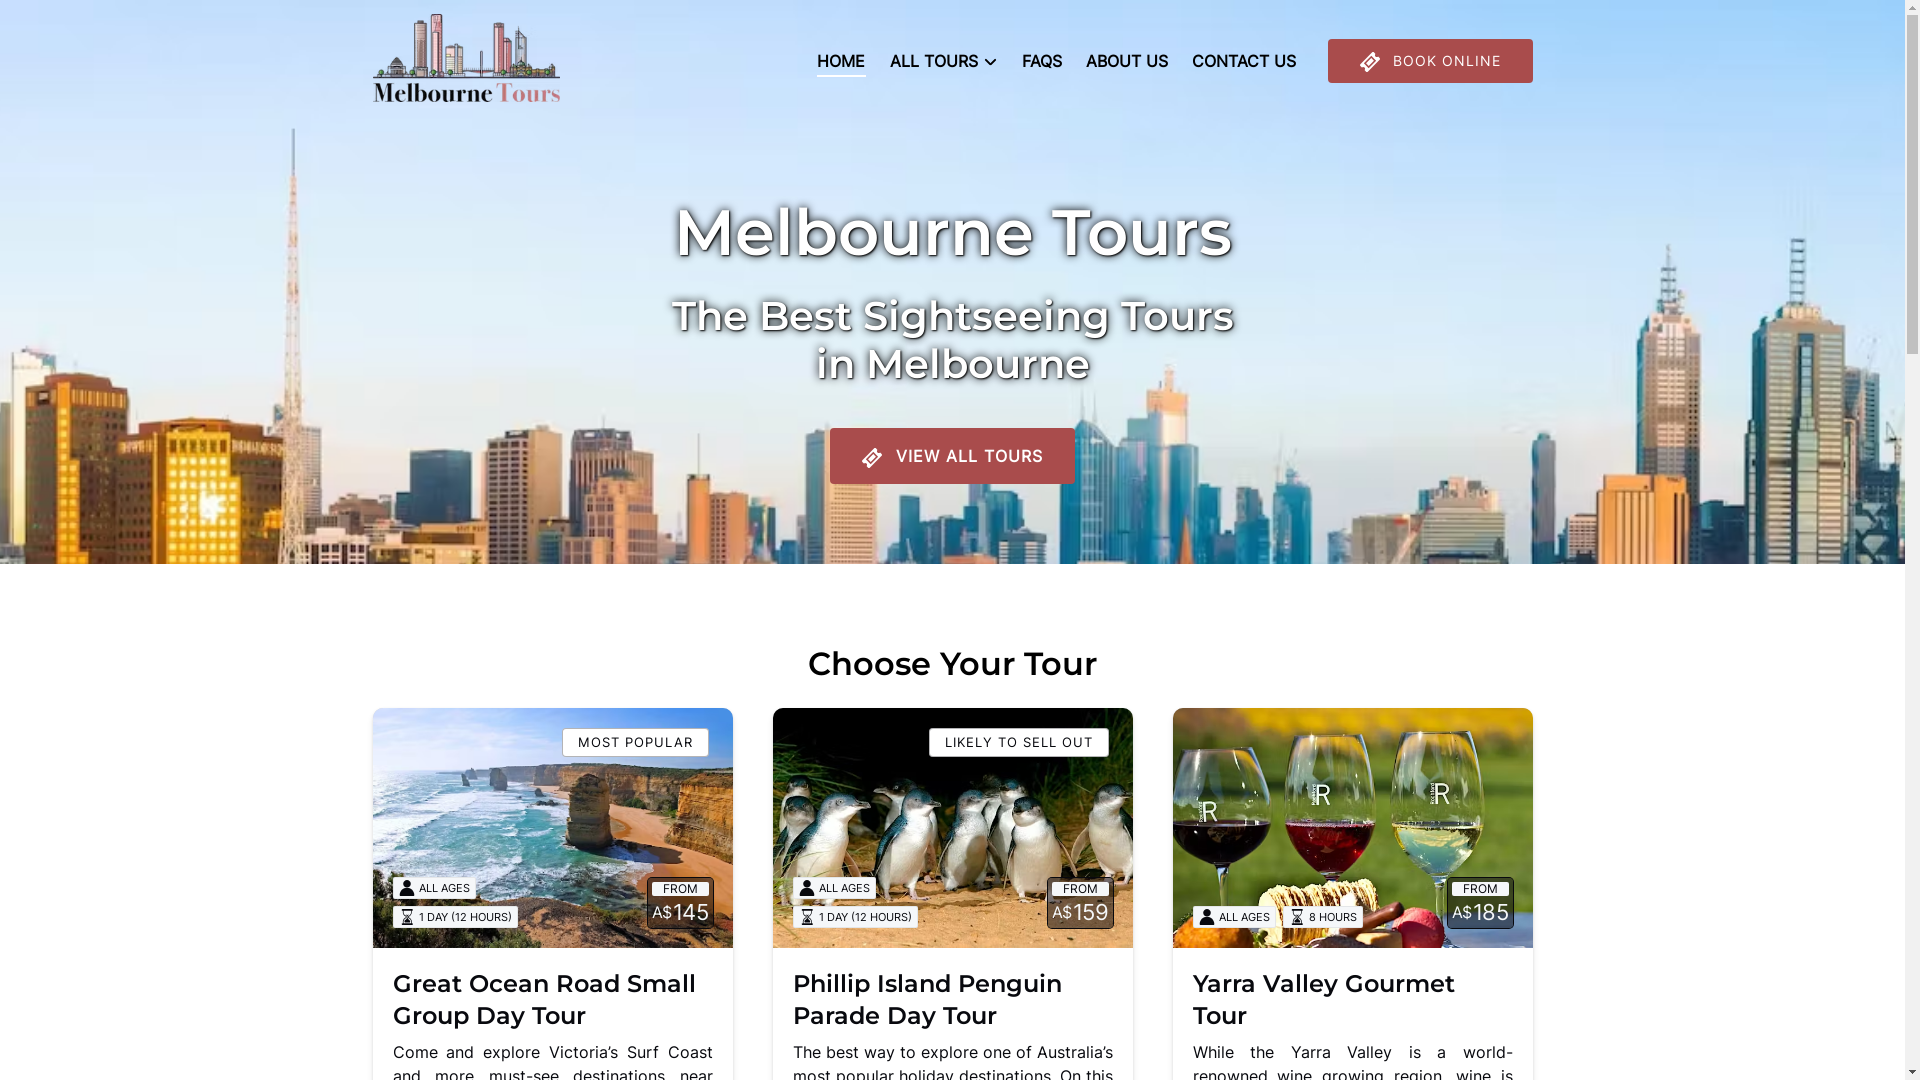 The width and height of the screenshot is (1920, 1080). Describe the element at coordinates (1352, 828) in the screenshot. I see `'FROM` at that location.